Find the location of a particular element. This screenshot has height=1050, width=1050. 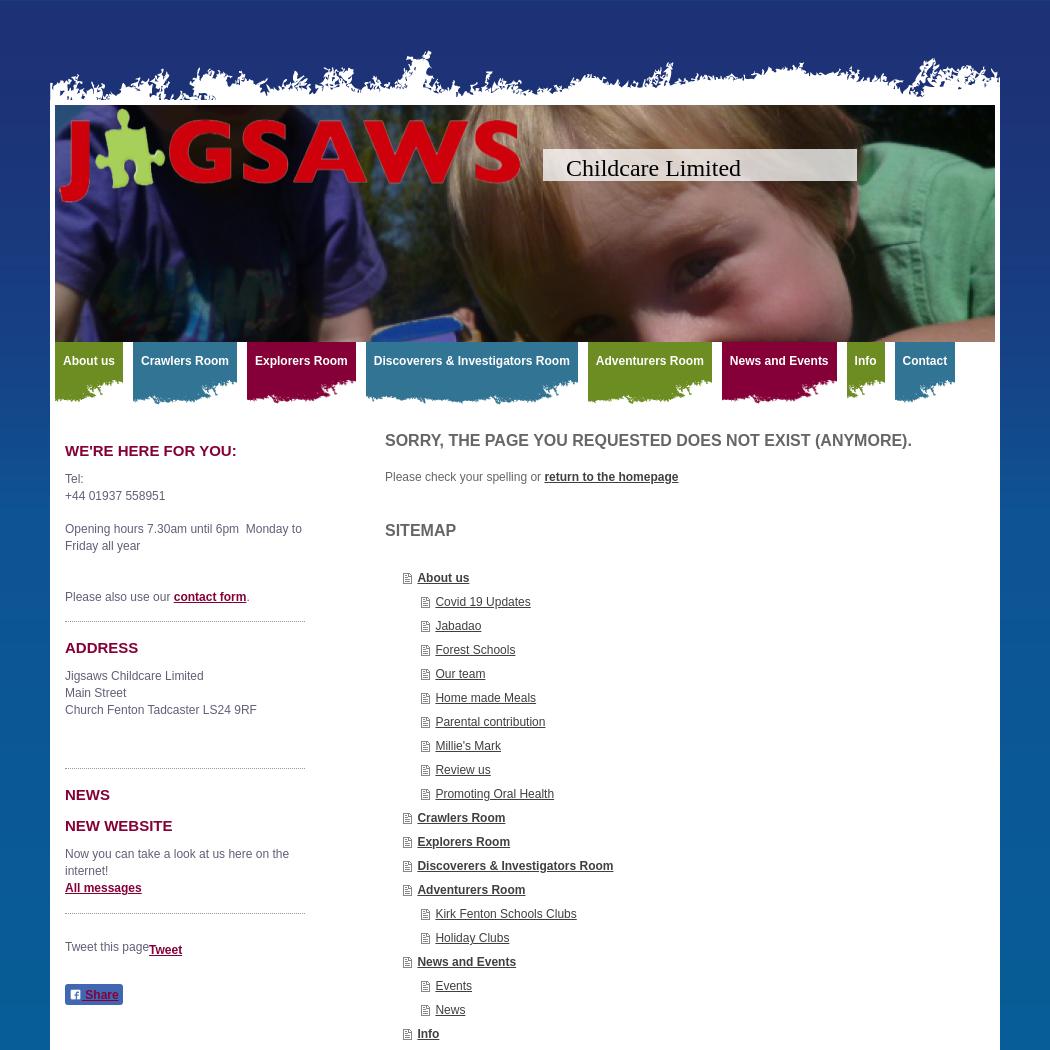

'Holiday Clubs' is located at coordinates (471, 937).